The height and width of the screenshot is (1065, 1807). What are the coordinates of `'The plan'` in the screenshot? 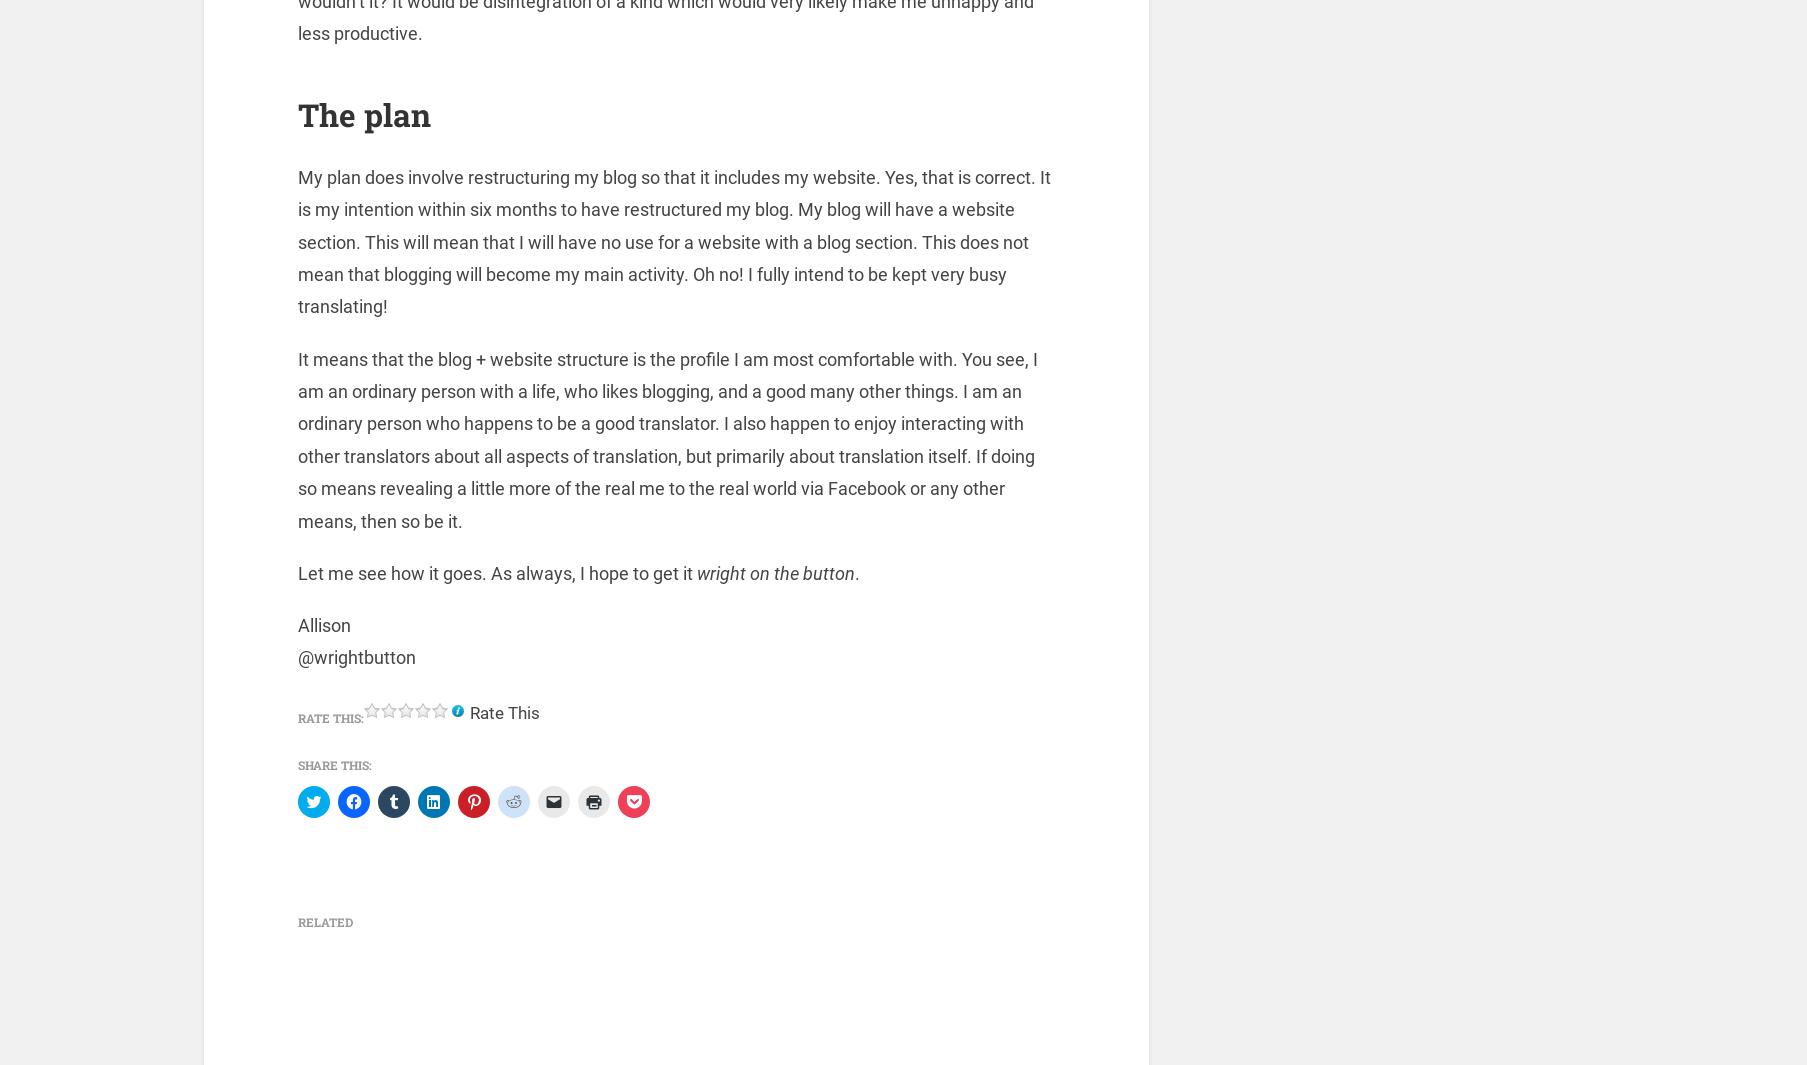 It's located at (363, 117).